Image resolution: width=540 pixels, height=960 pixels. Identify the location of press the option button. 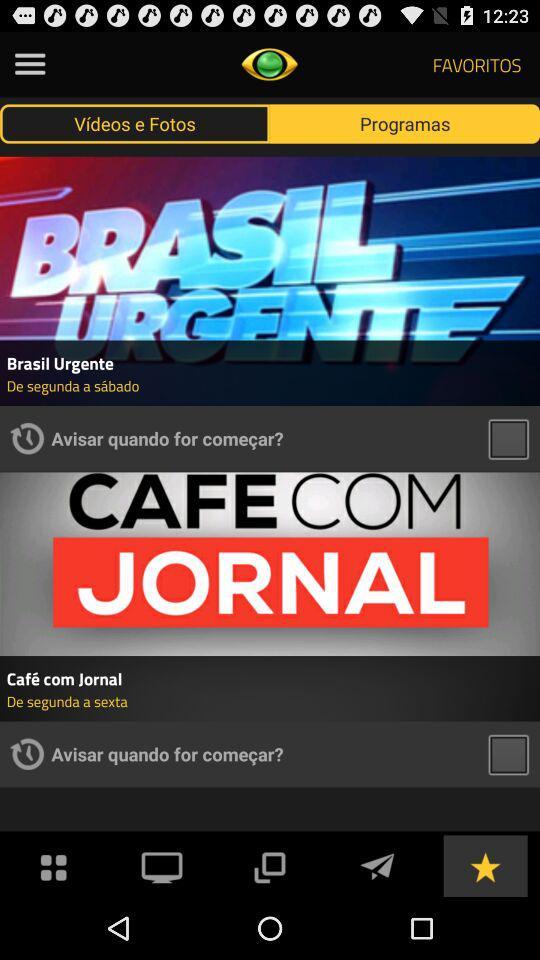
(29, 64).